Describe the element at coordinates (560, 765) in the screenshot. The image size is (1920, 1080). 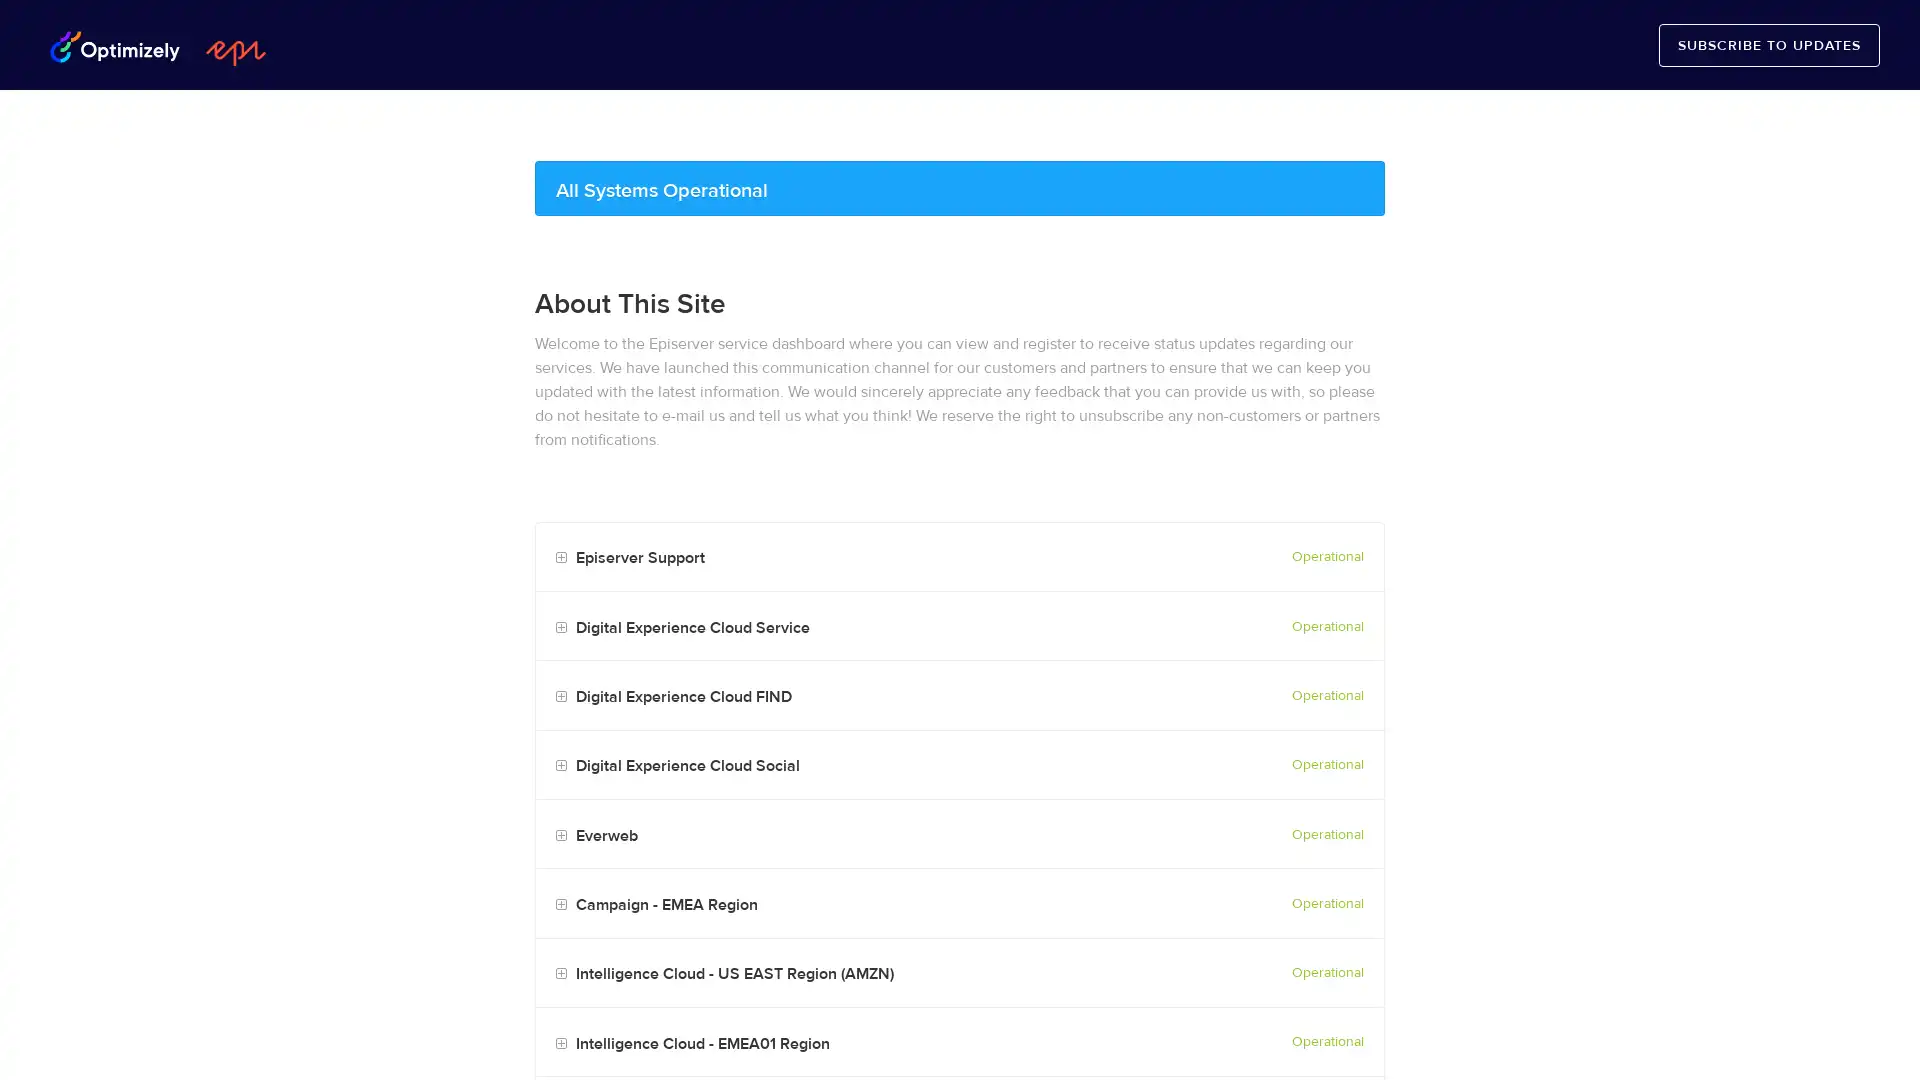
I see `Toggle Digital Experience Cloud Social` at that location.